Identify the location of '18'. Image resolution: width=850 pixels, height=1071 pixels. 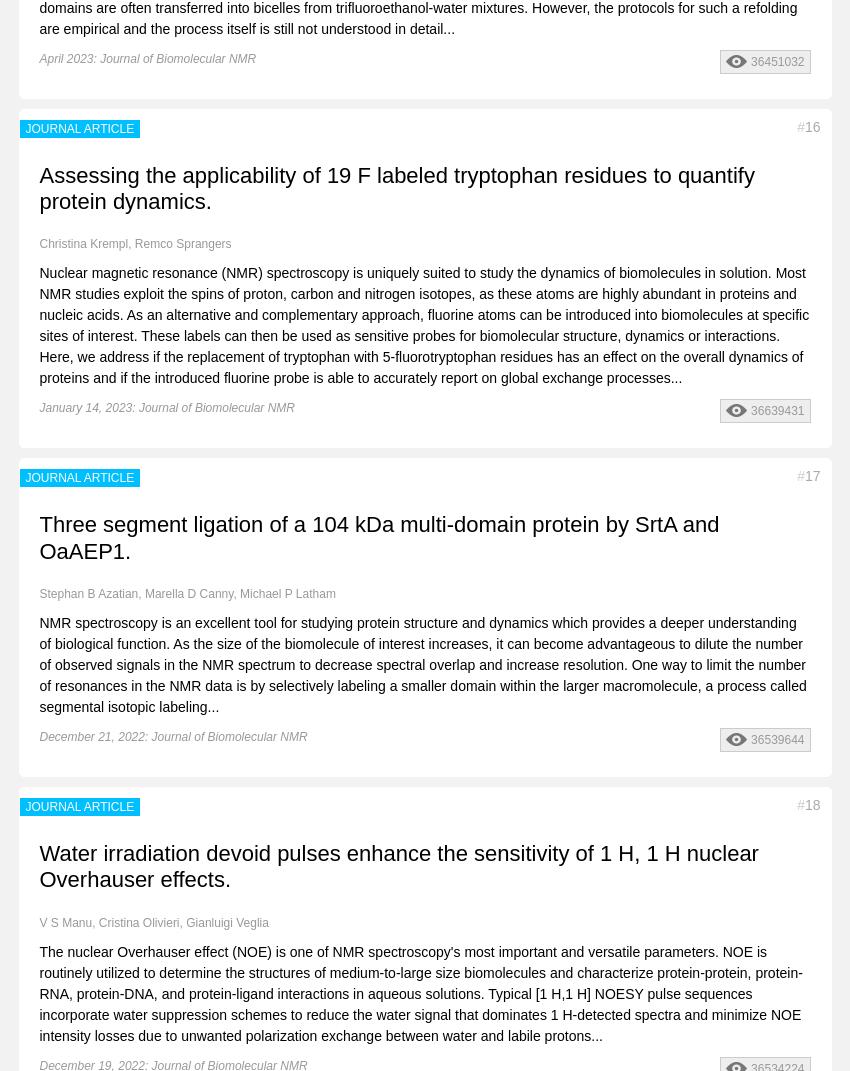
(803, 803).